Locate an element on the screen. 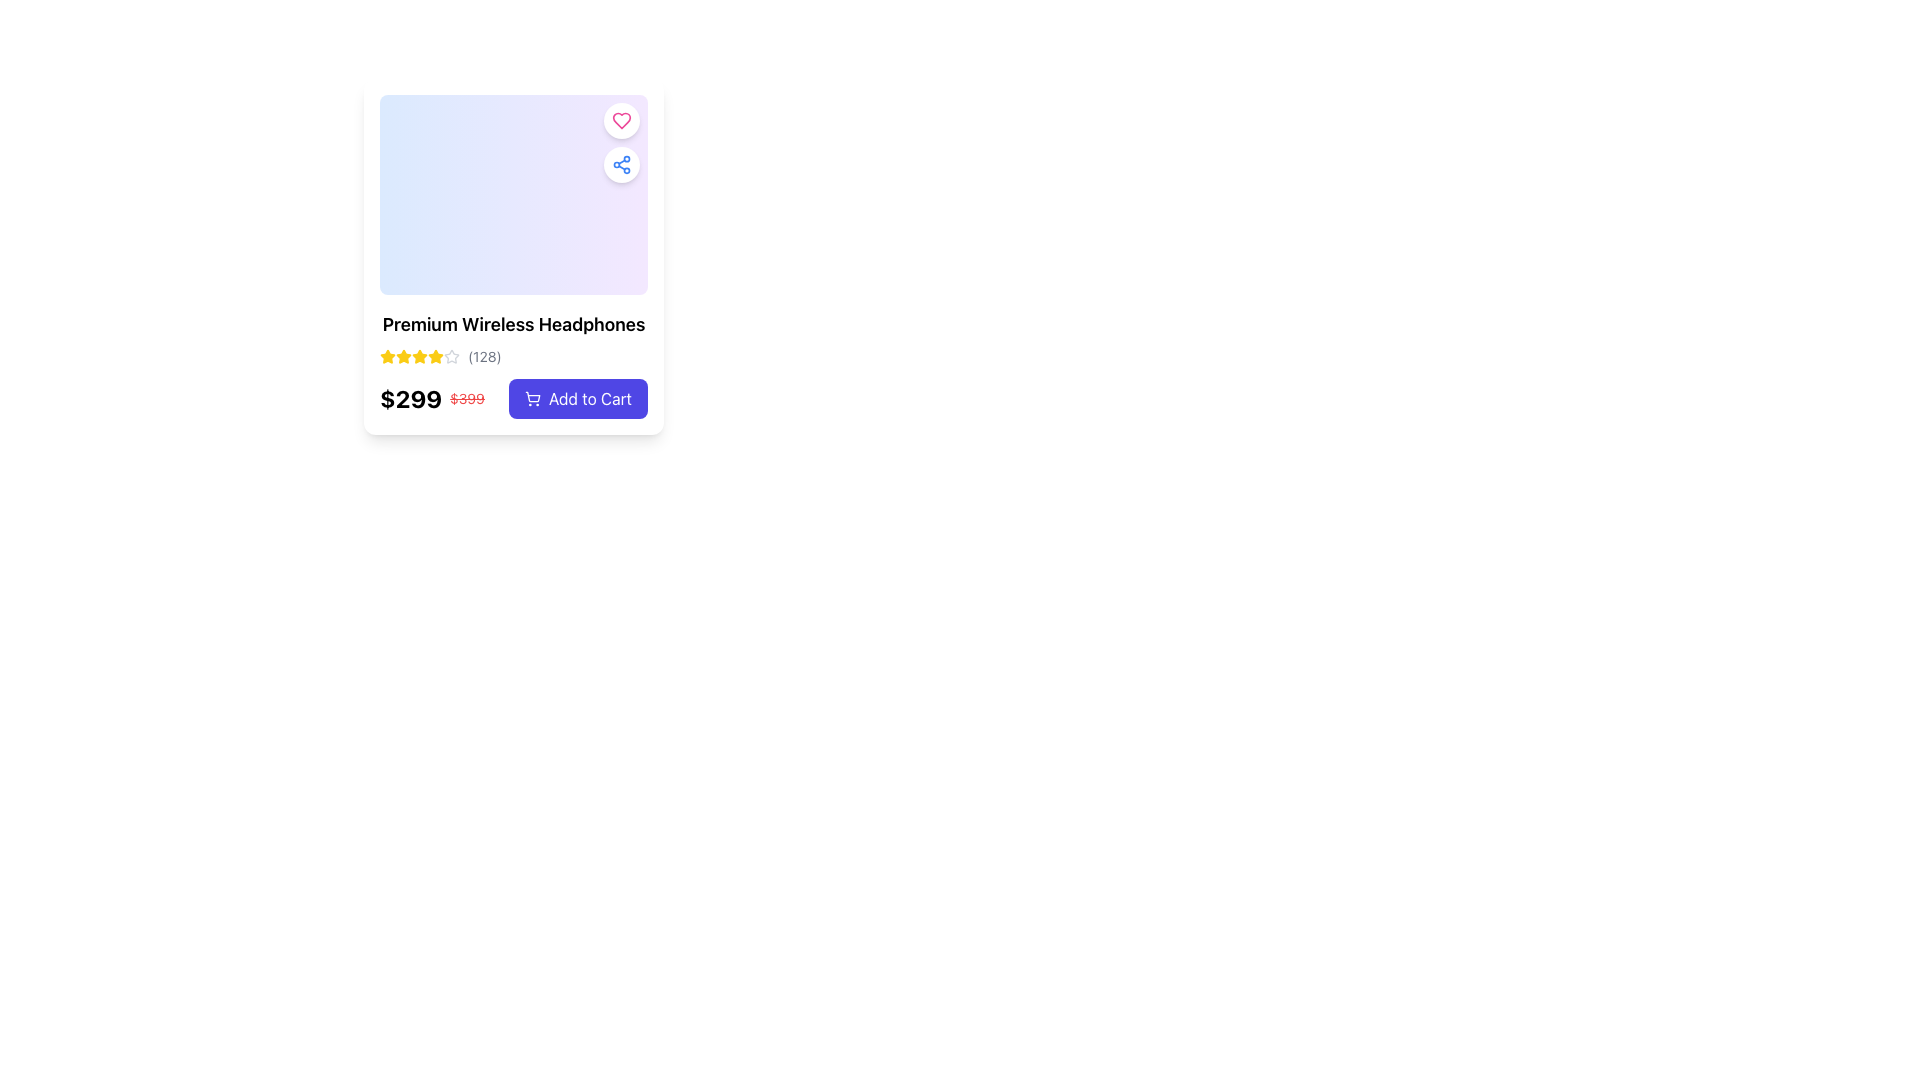 This screenshot has height=1080, width=1920. the visual state of the third star icon in the row of five stars used for product rating is located at coordinates (419, 355).